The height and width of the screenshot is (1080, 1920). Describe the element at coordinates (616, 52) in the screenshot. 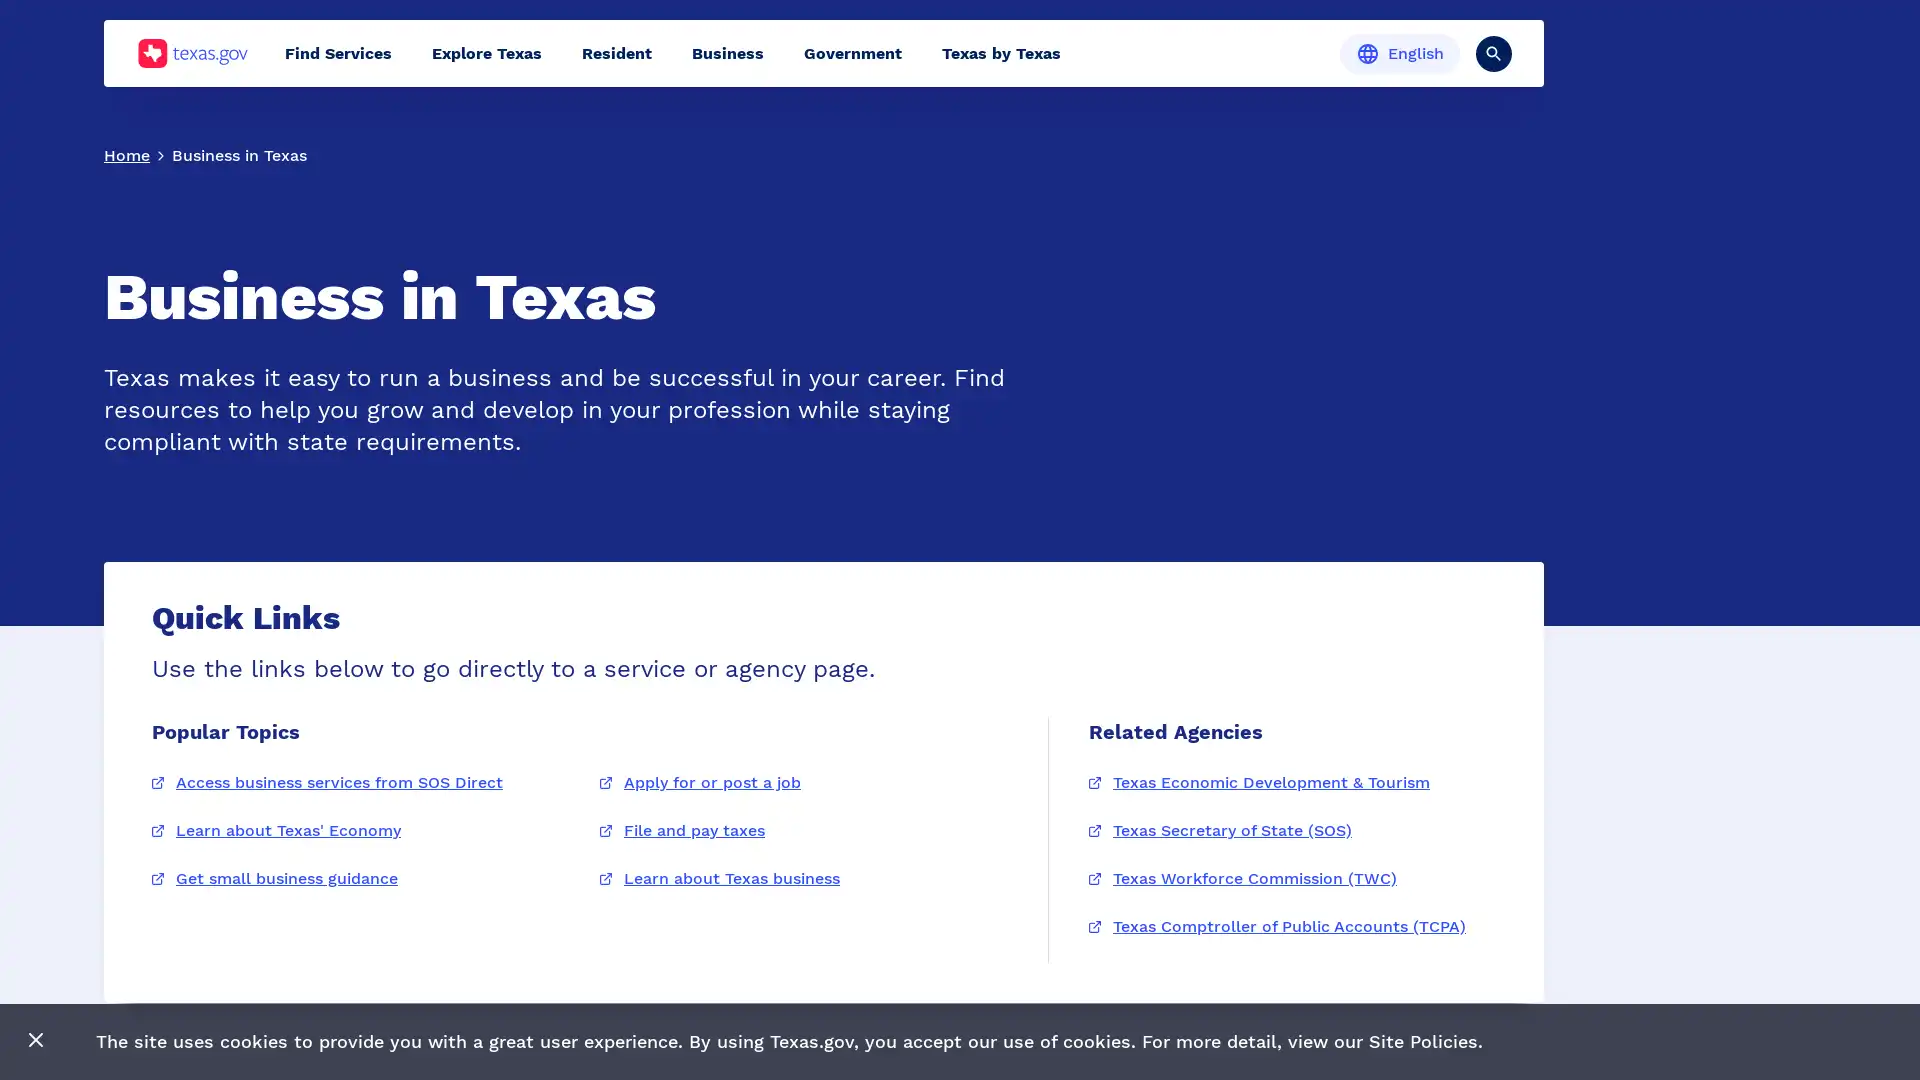

I see `Resident` at that location.